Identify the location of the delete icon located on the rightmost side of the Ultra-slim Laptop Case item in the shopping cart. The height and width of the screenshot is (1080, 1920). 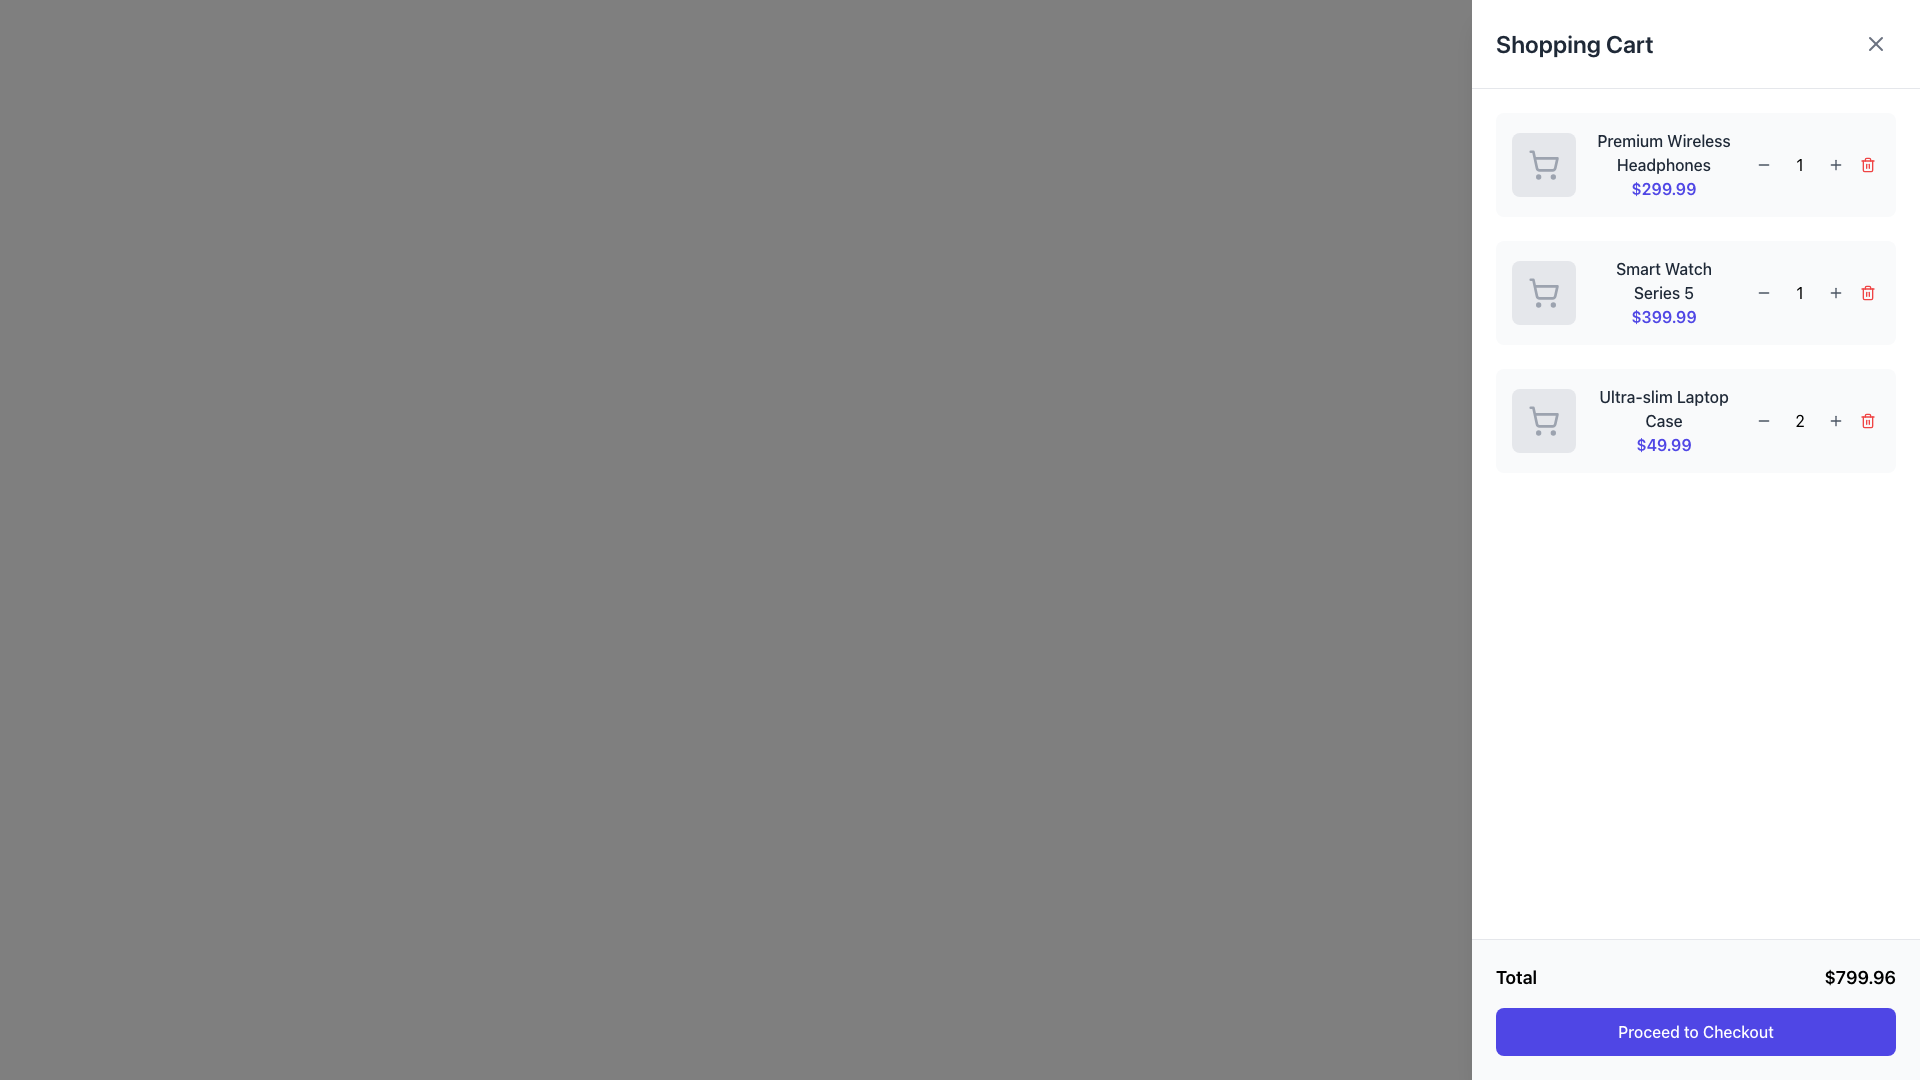
(1866, 420).